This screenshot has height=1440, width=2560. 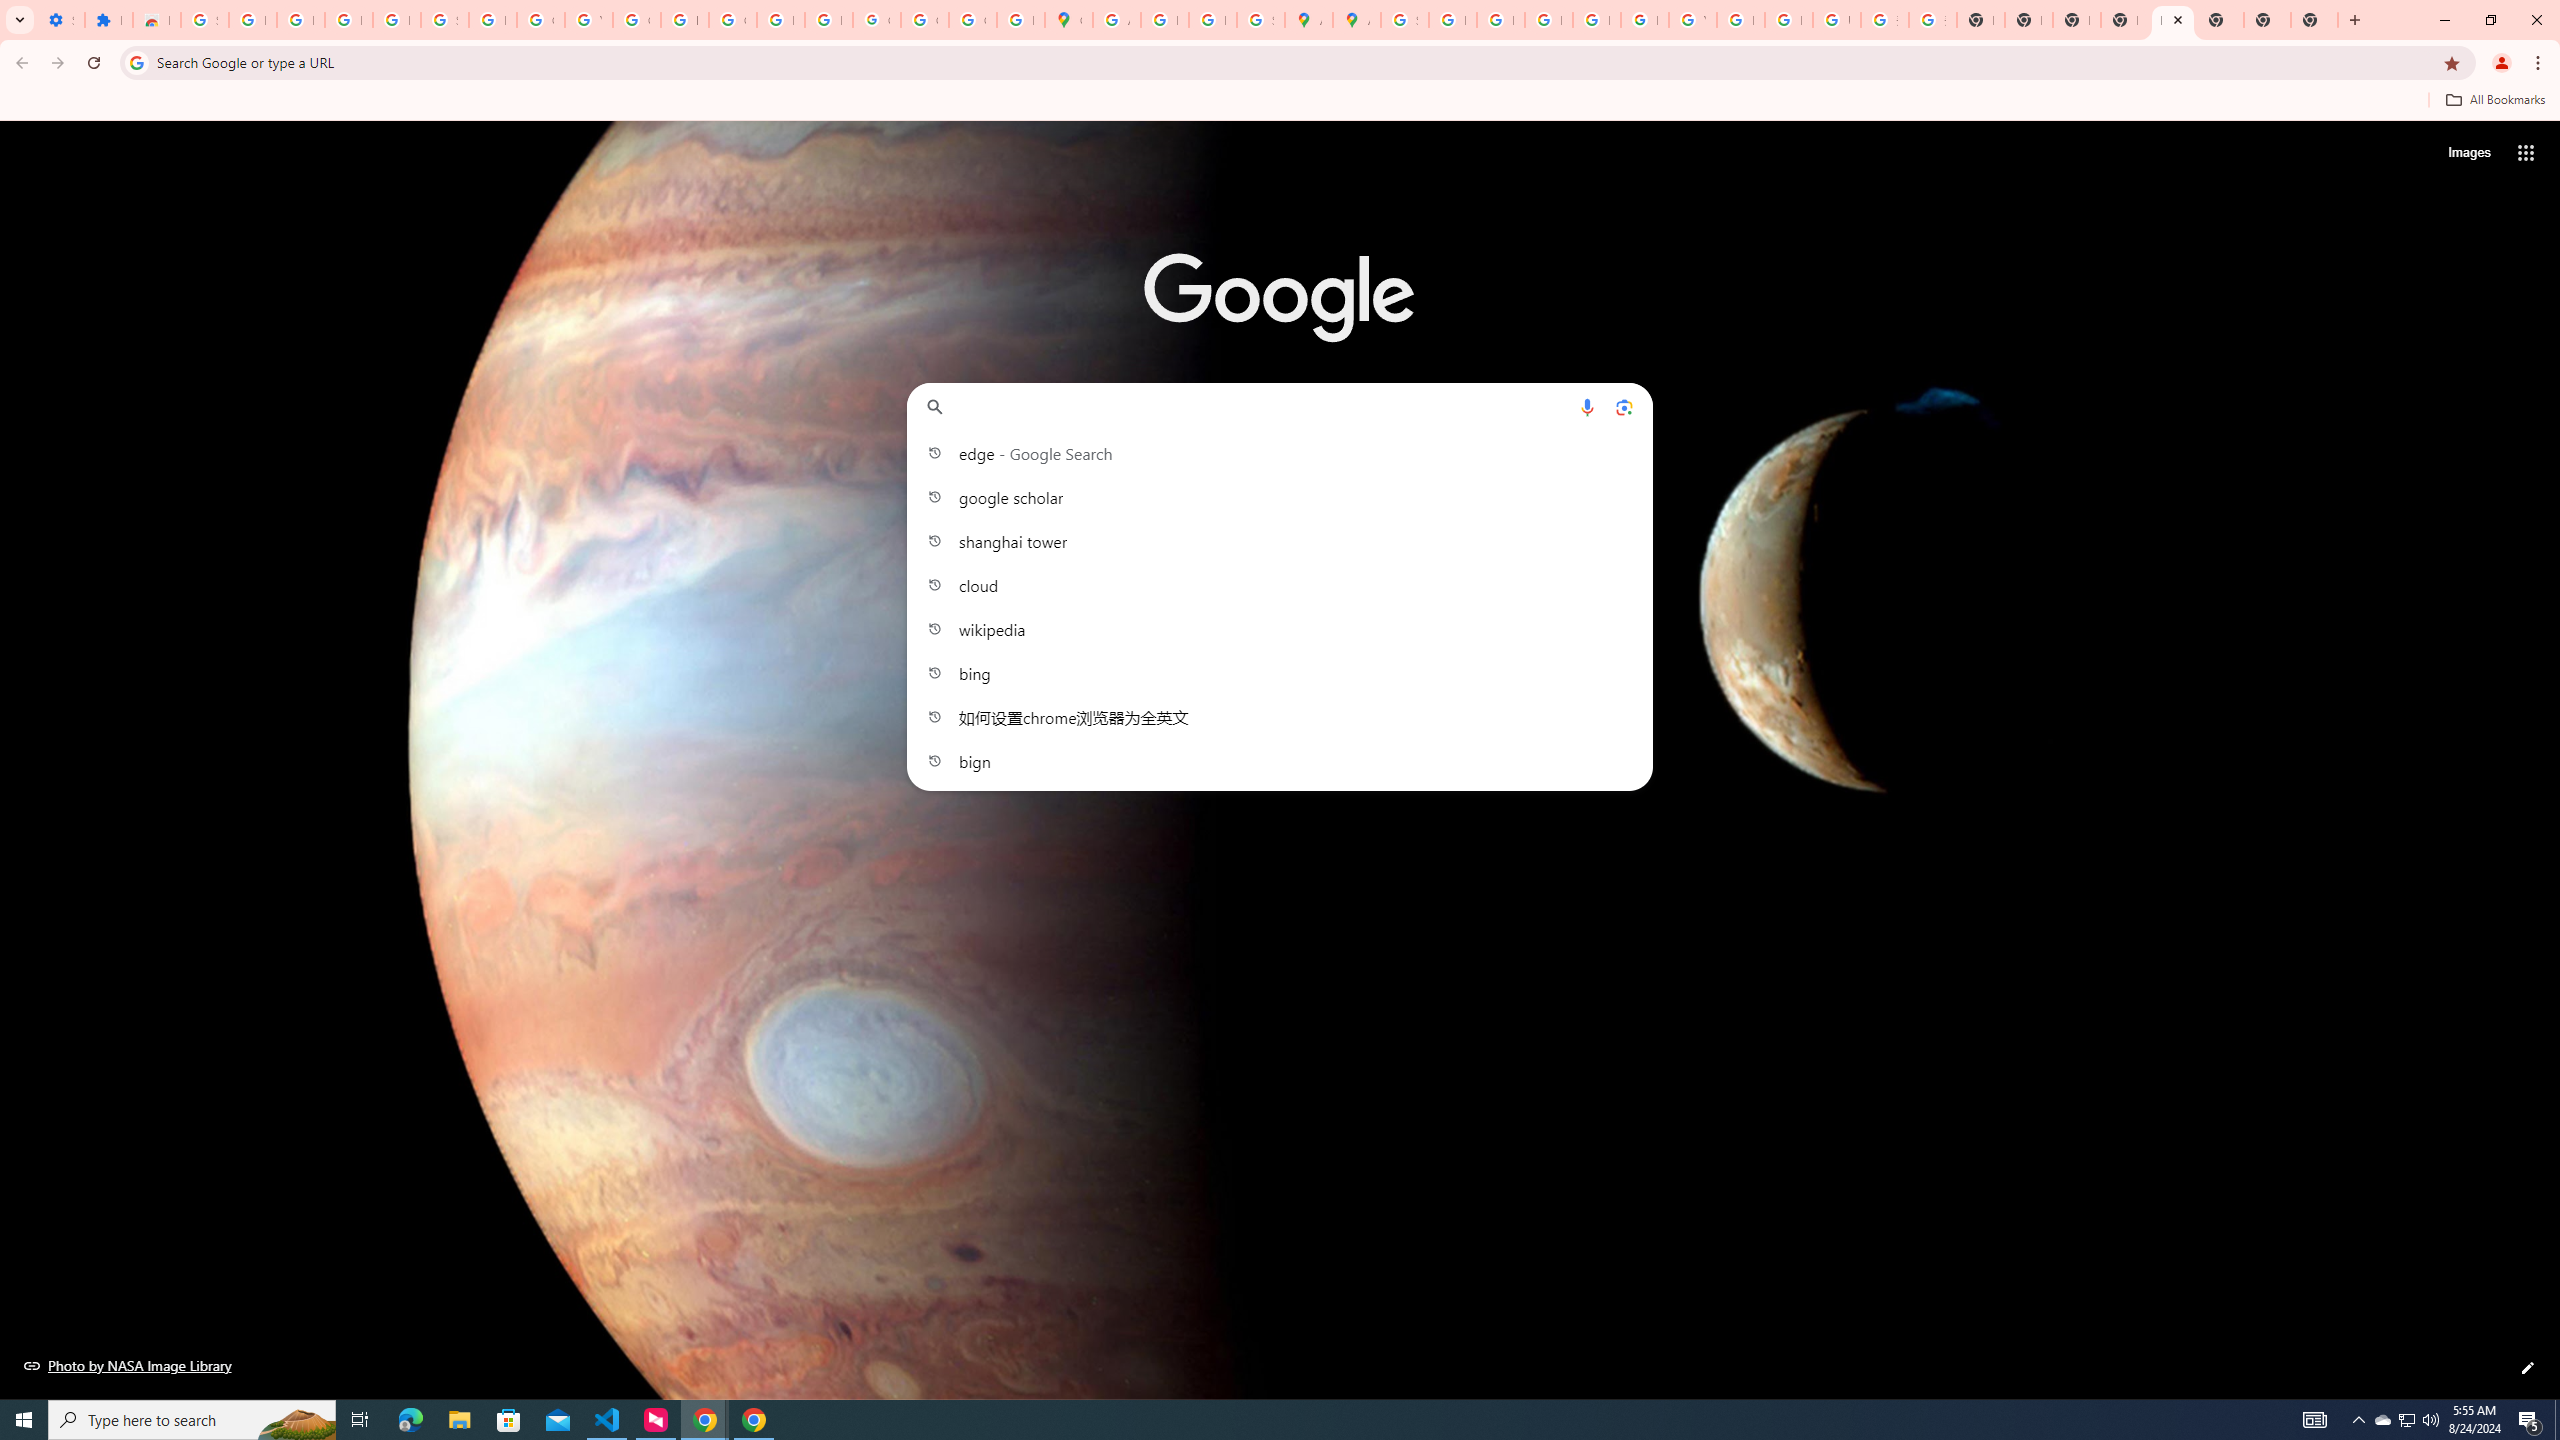 I want to click on 'Delete photos & videos - Computer - Google Photos Help', so click(x=299, y=19).